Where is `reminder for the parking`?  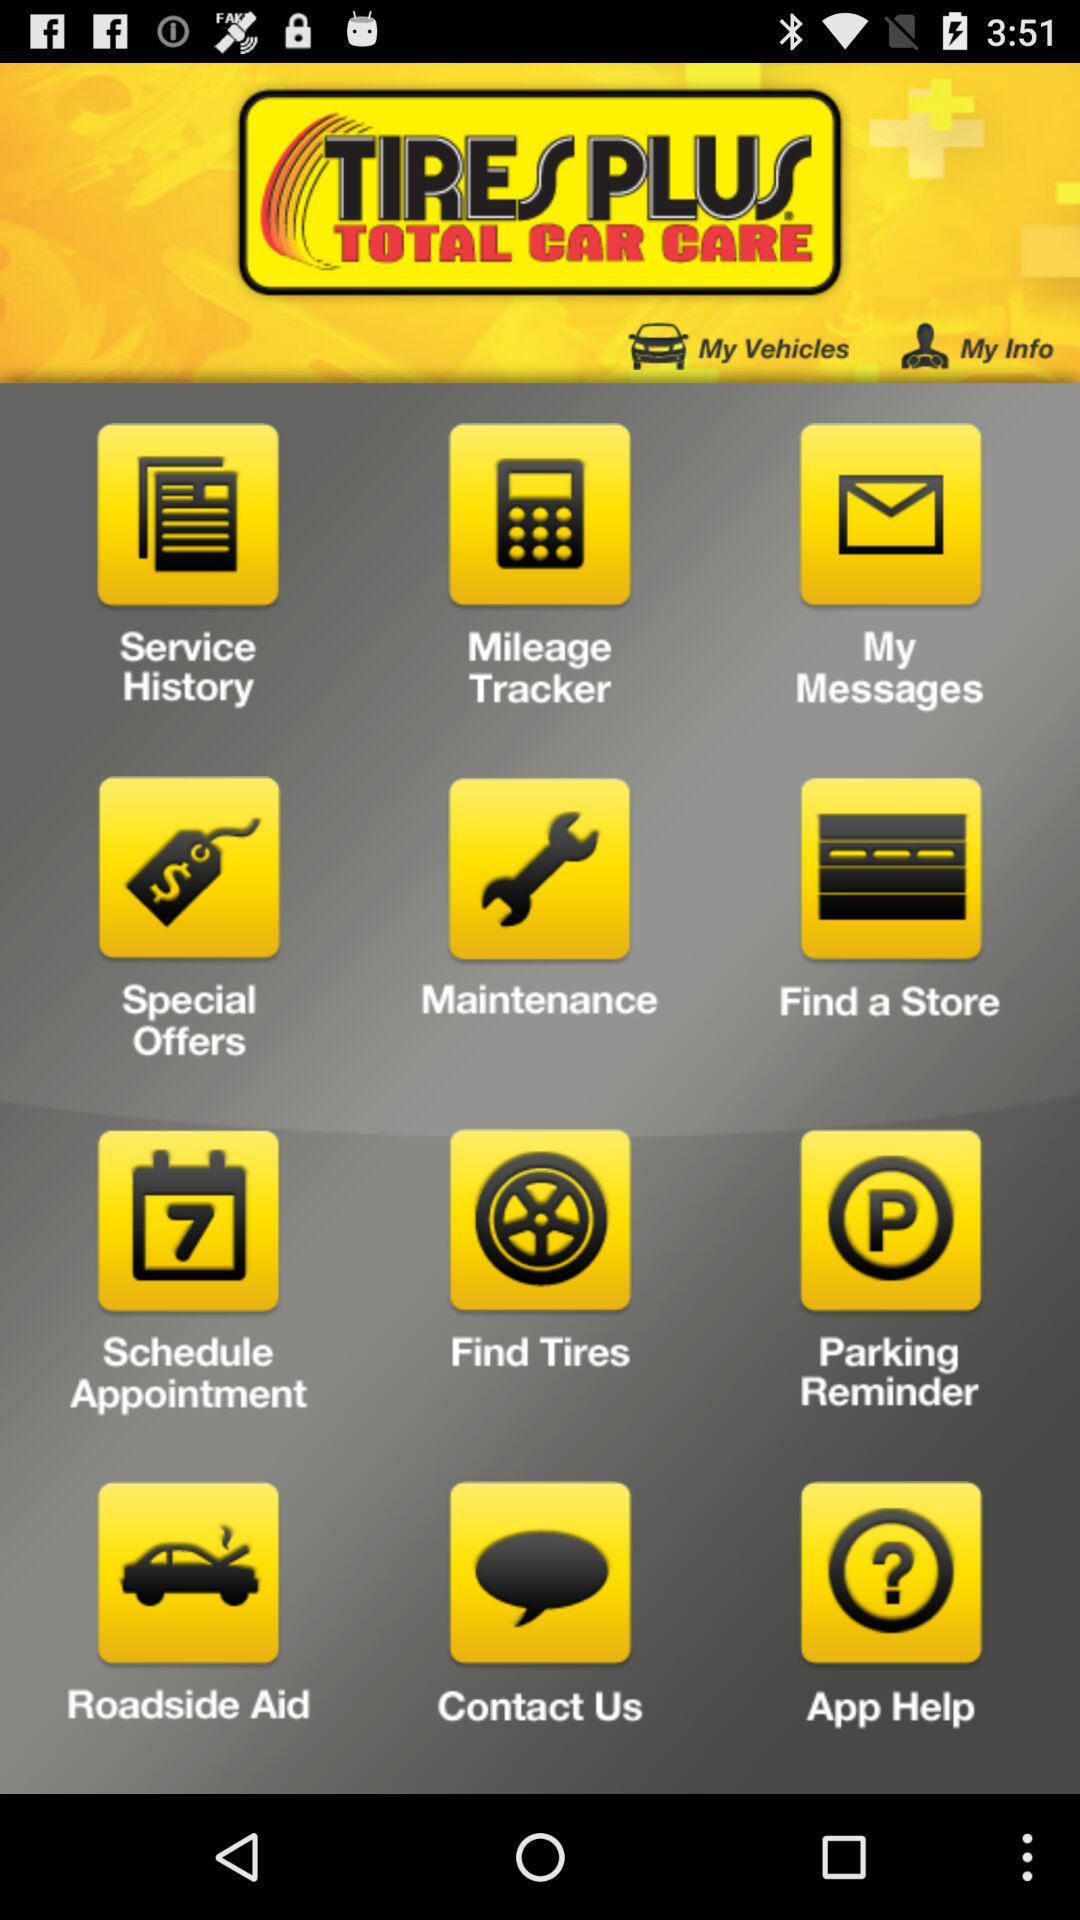 reminder for the parking is located at coordinates (890, 1277).